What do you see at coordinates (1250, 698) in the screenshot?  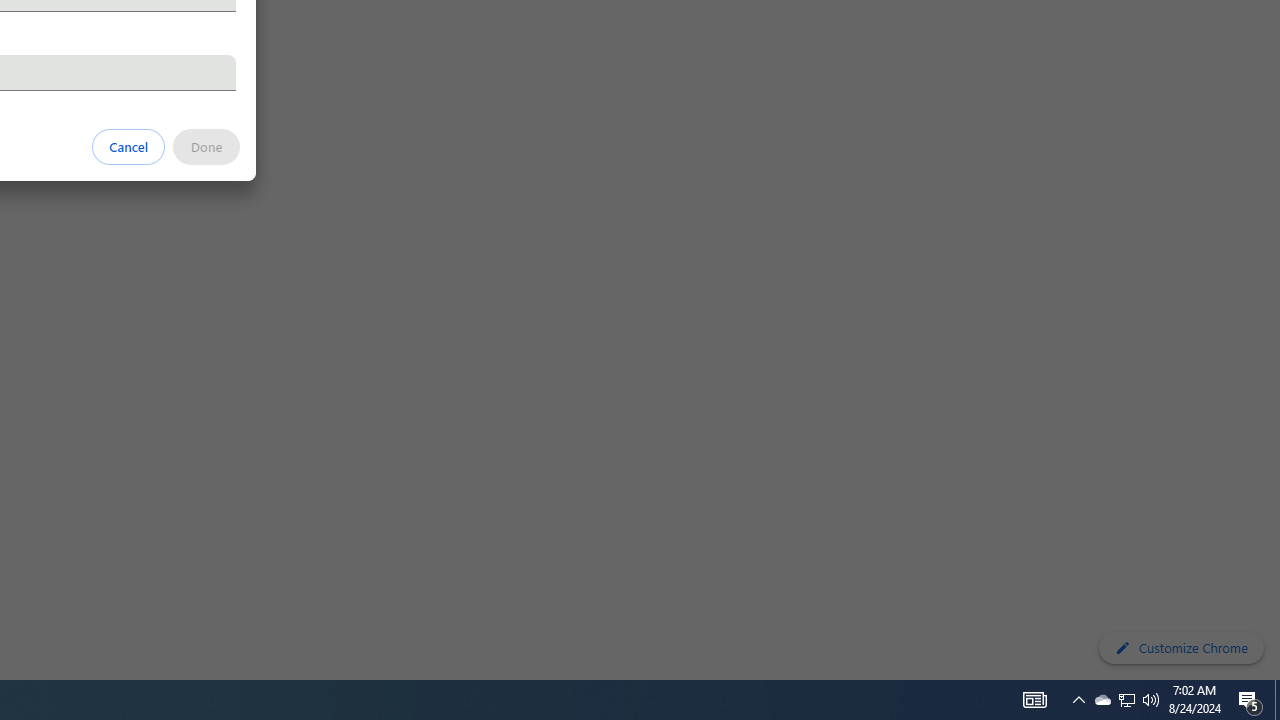 I see `'Action Center, 5 new notifications'` at bounding box center [1250, 698].